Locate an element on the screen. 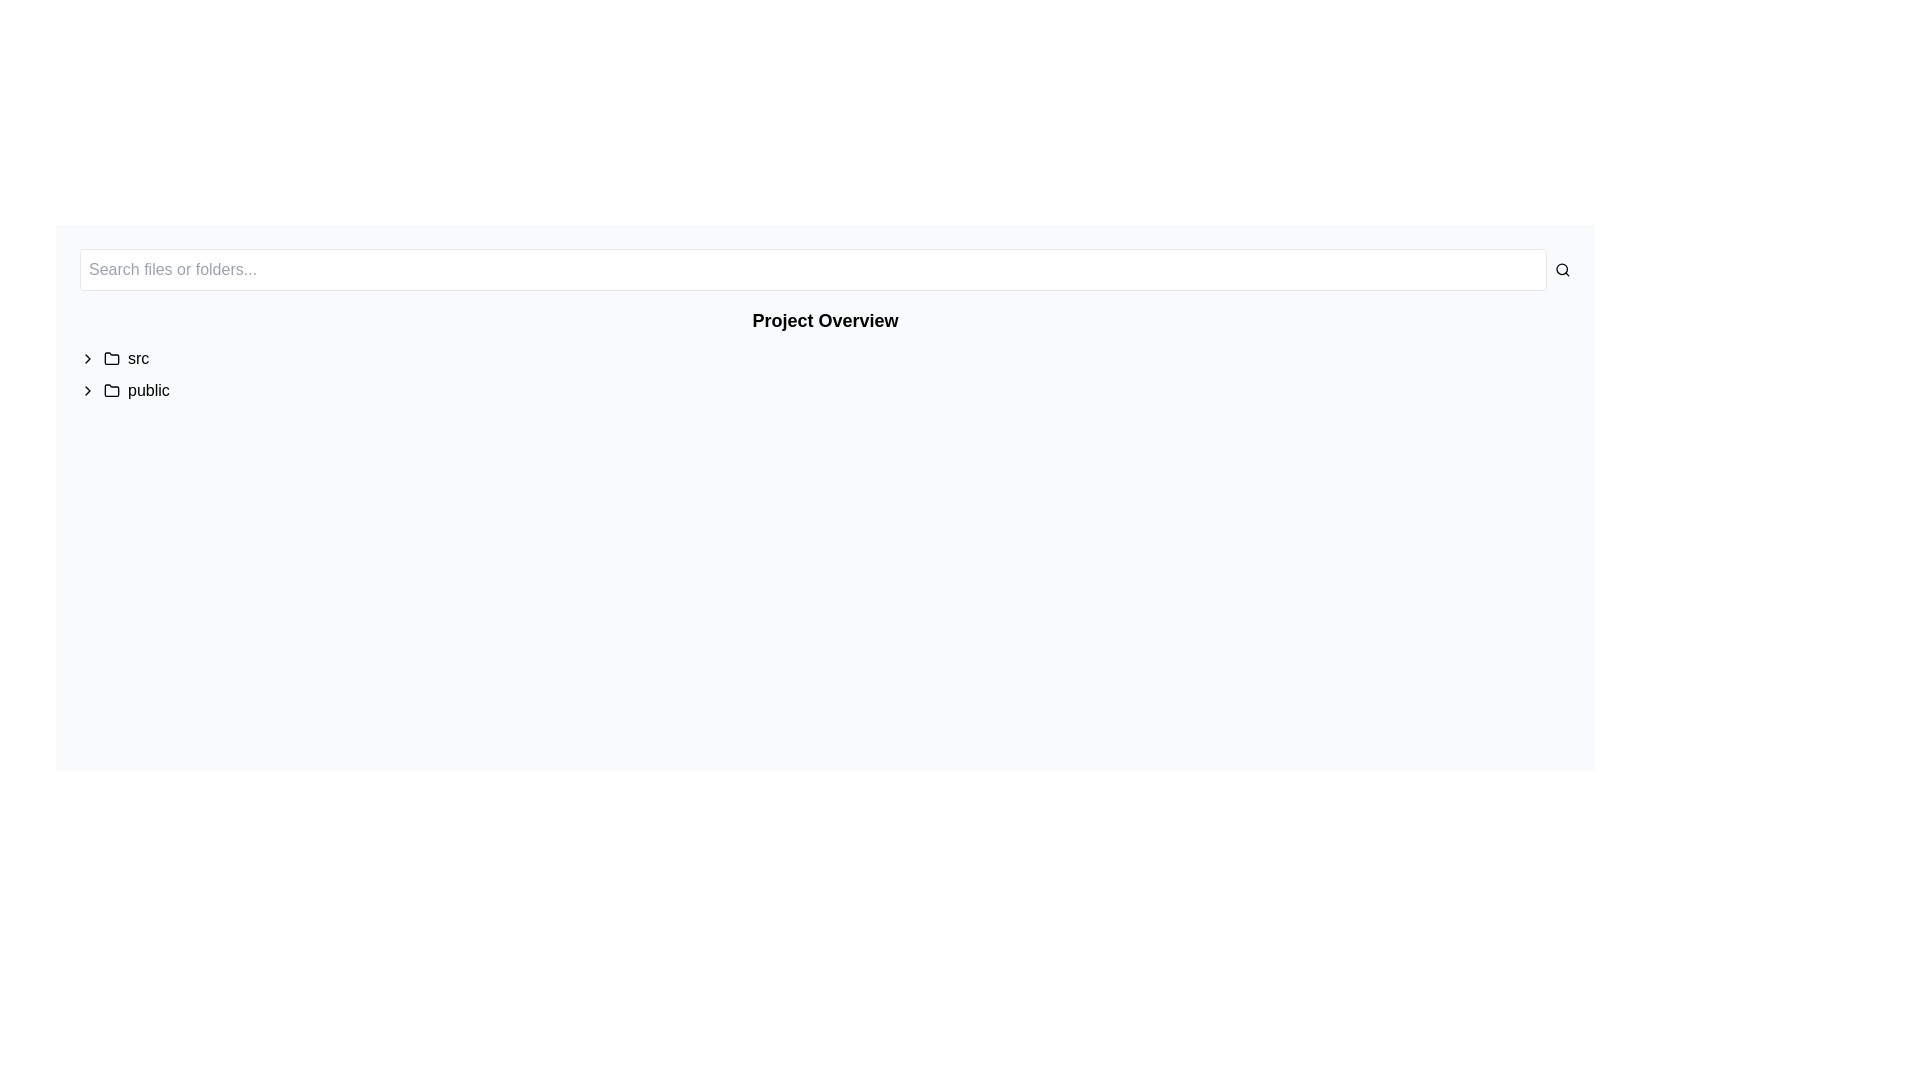  the SVG-based right-arrow icon located to the left of the 'public' label in the vertically aligned list to initiate an action is located at coordinates (86, 390).